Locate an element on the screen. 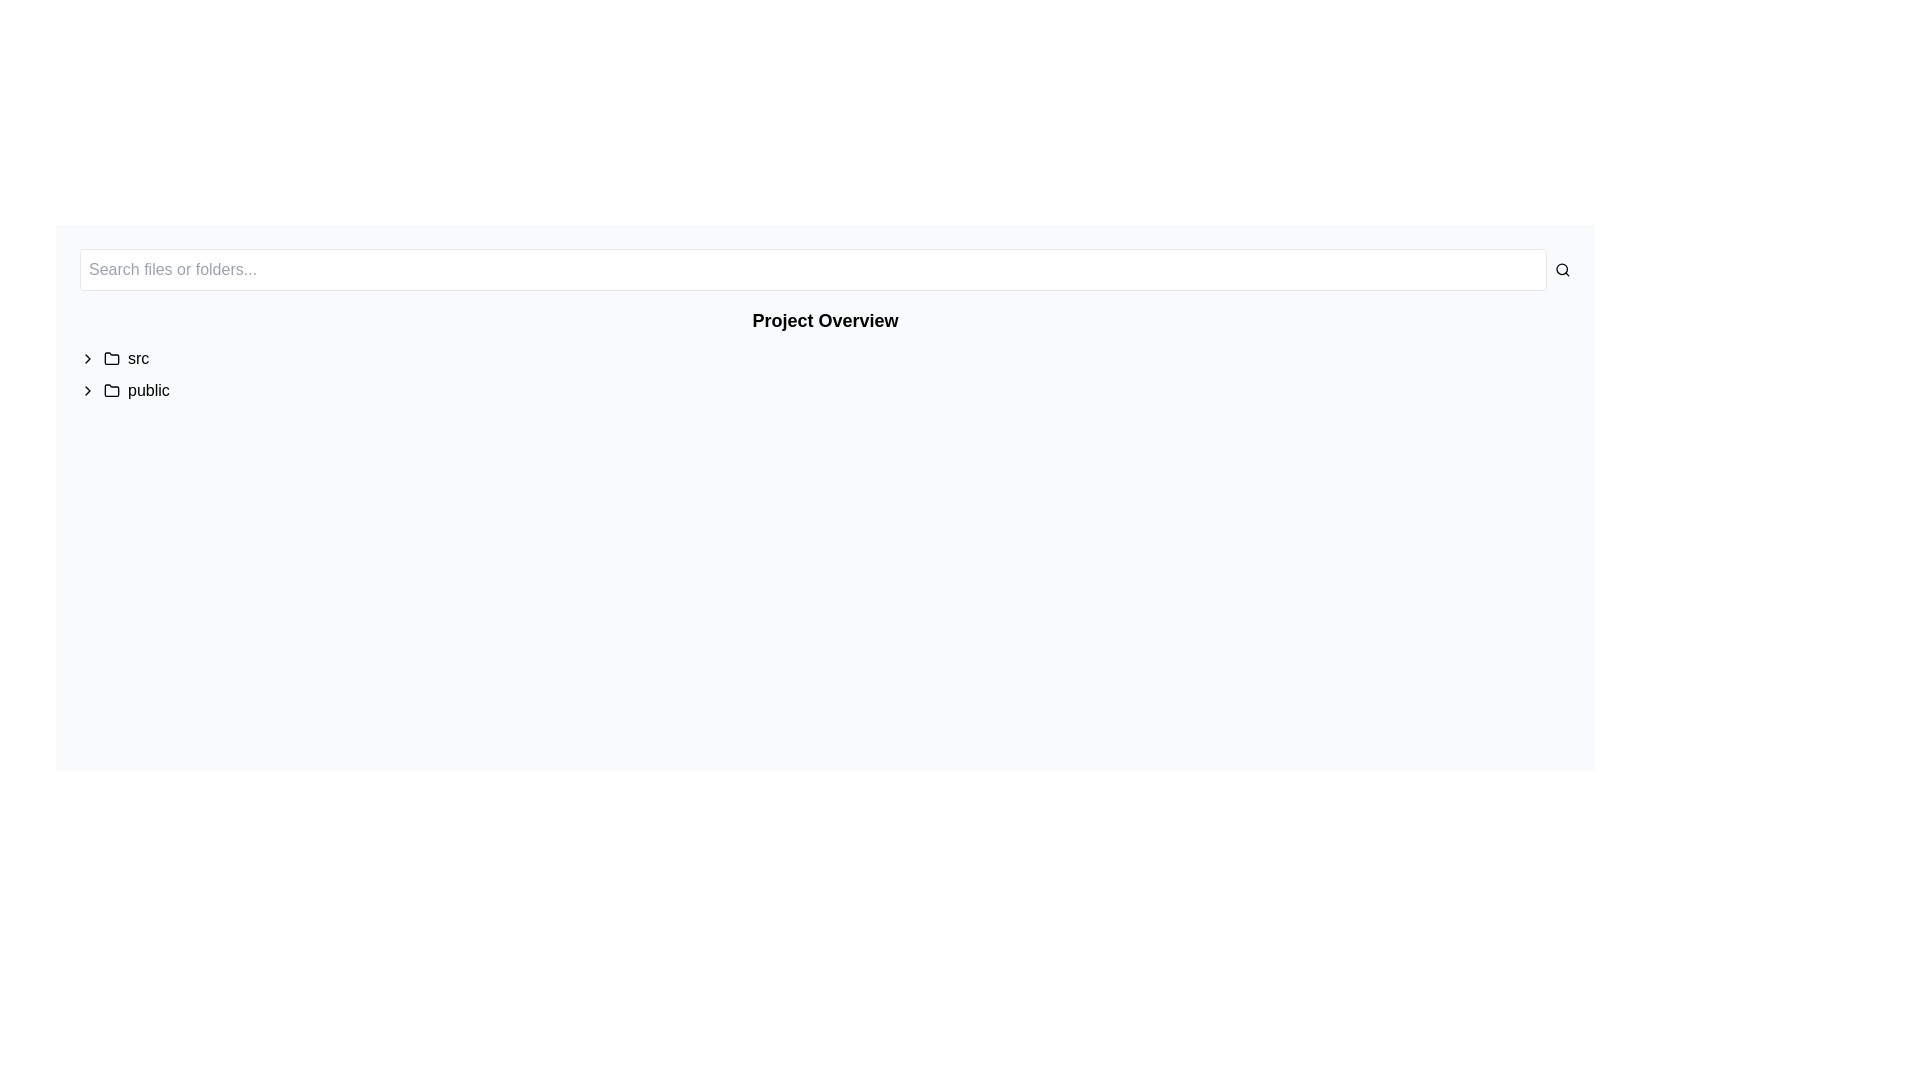  the SVG-based right-arrow icon located to the left of the 'public' label in the vertically aligned list to initiate an action is located at coordinates (86, 390).